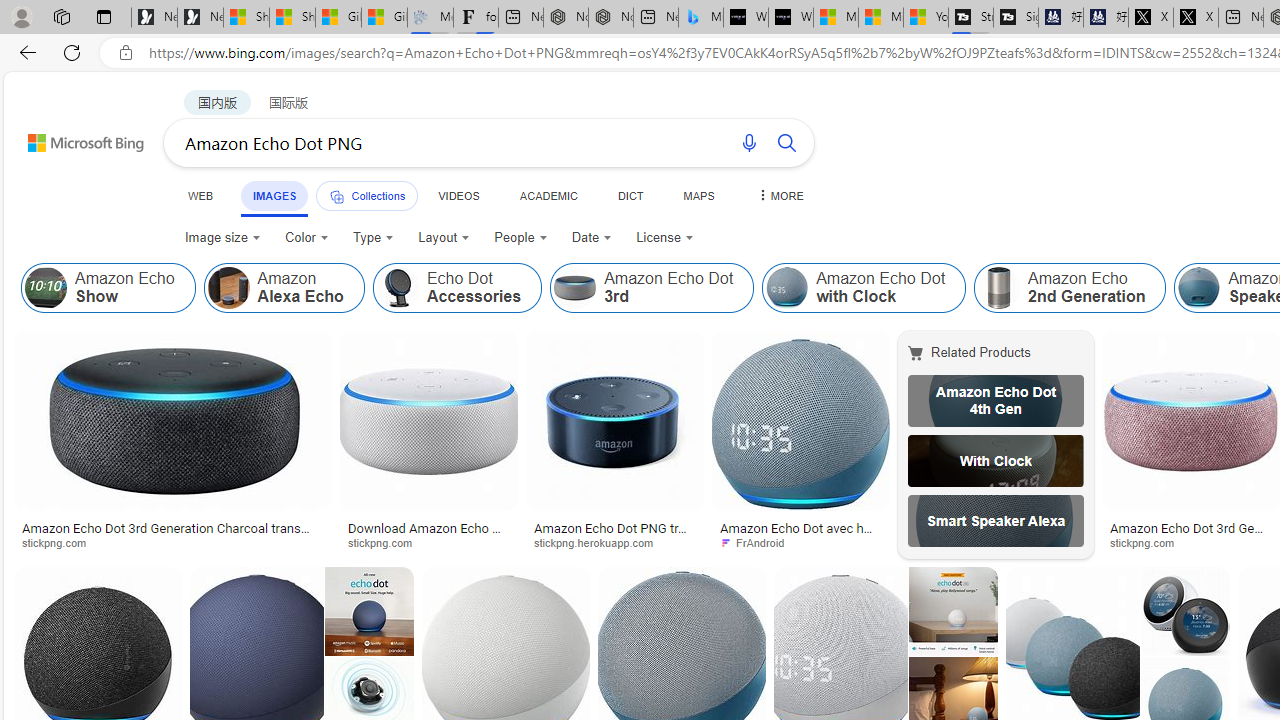  I want to click on 'Amazon Echo Show', so click(46, 288).